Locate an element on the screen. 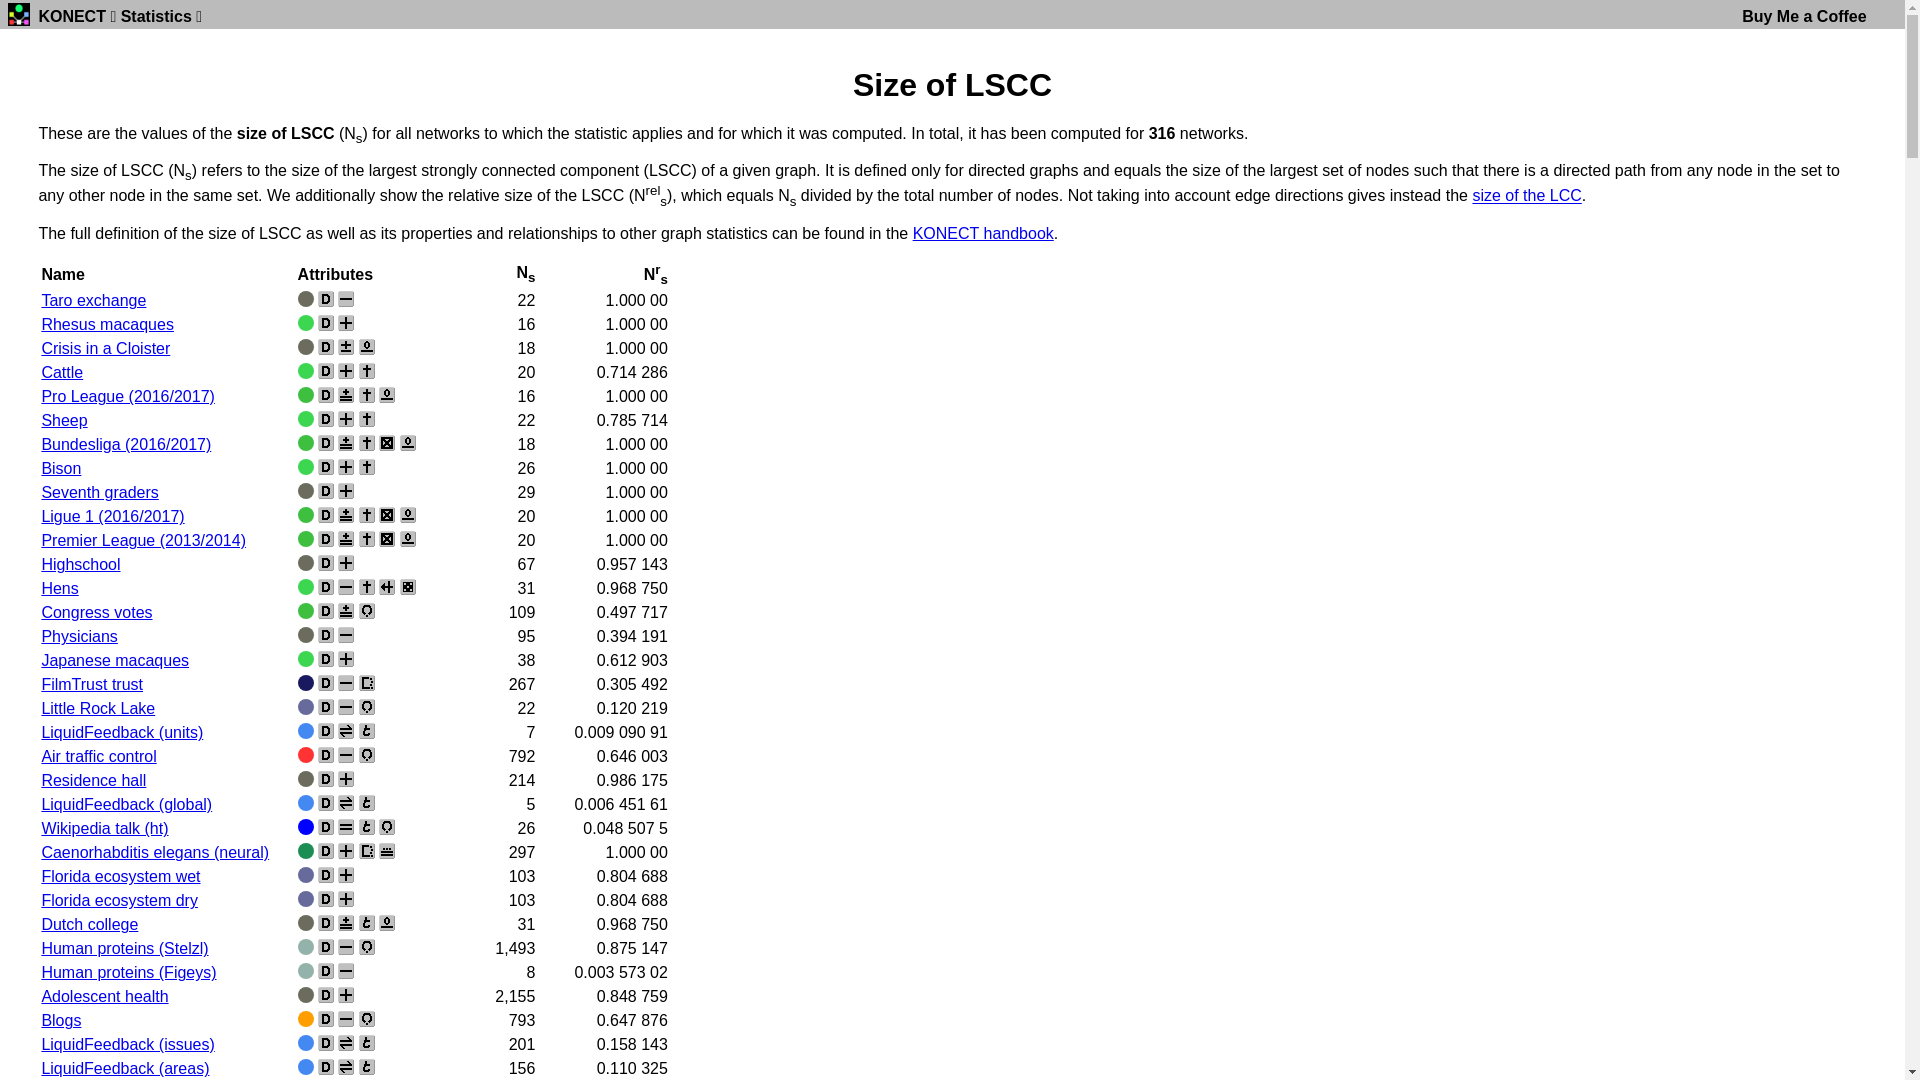 This screenshot has width=1920, height=1080. 'Positive weights, no multiple edges' is located at coordinates (345, 322).